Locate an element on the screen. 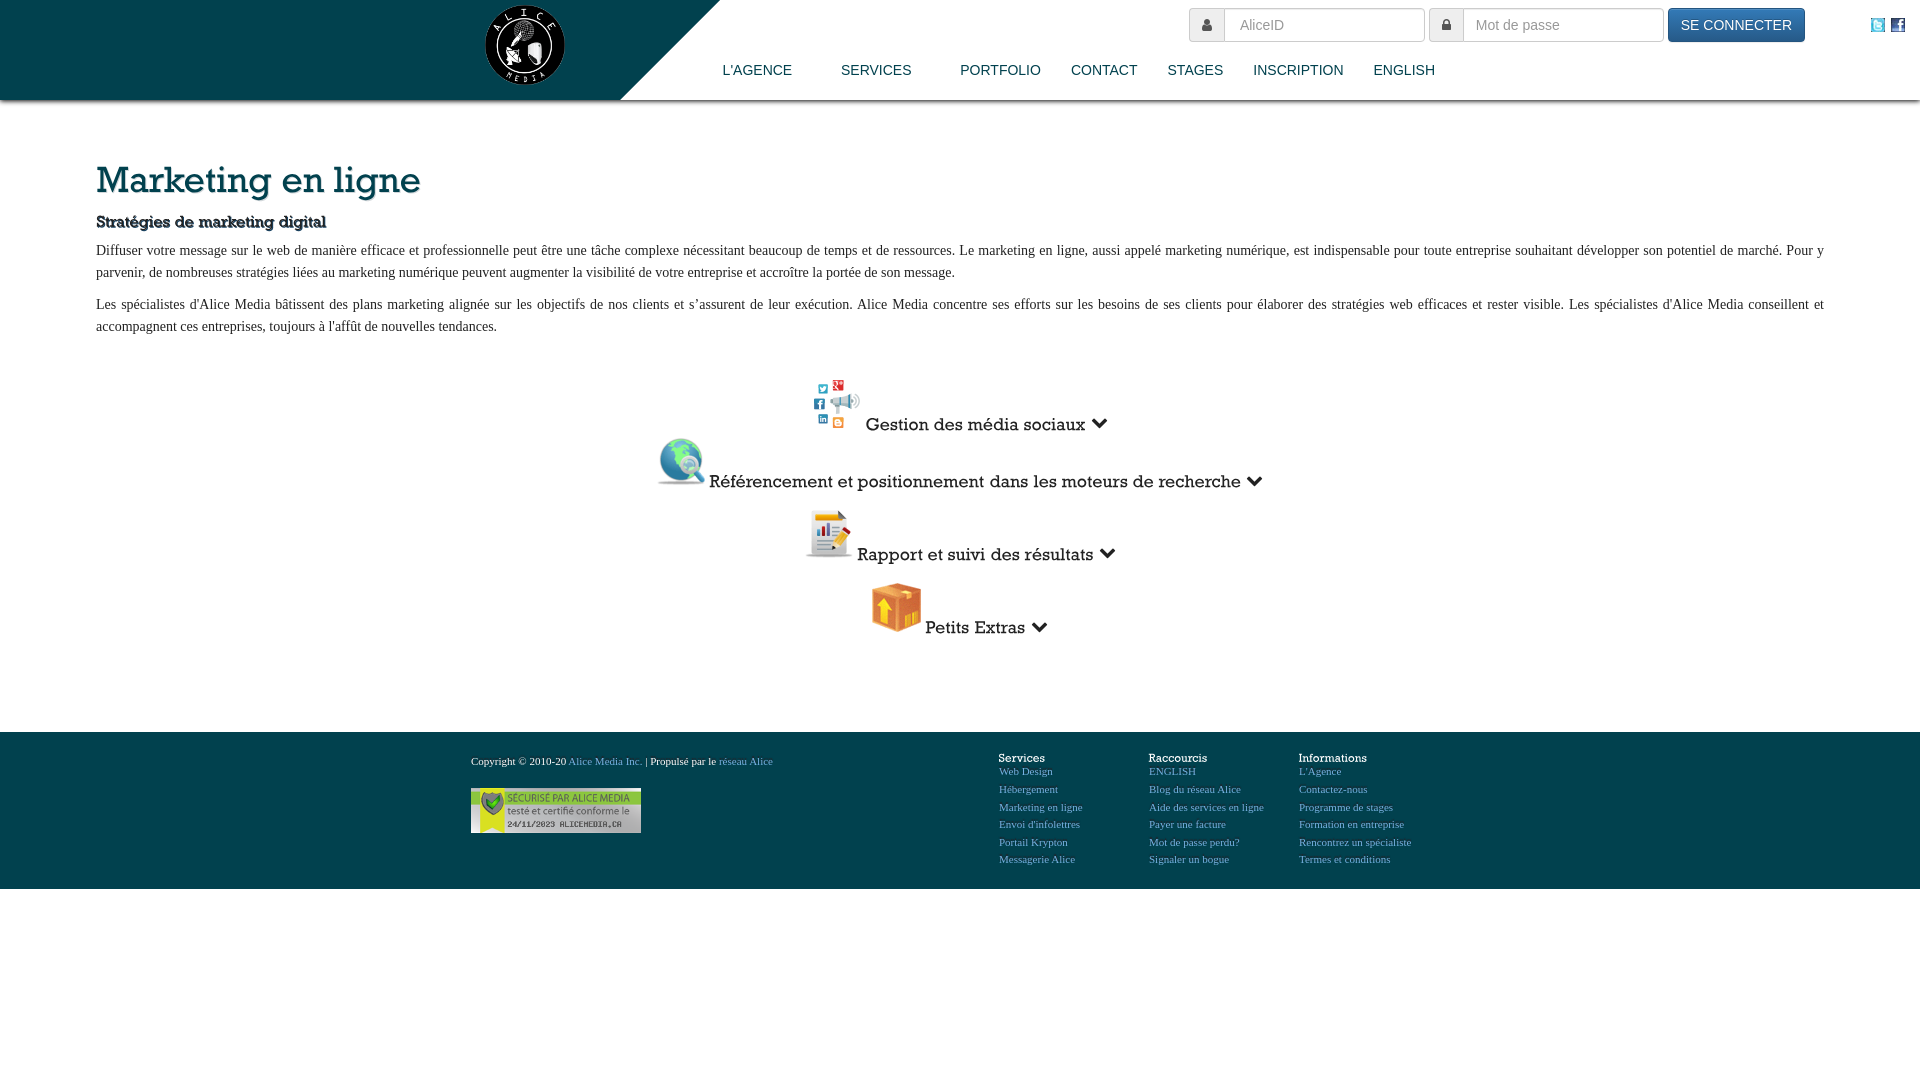 Image resolution: width=1920 pixels, height=1080 pixels. 'INSCRIPTION' is located at coordinates (1297, 68).